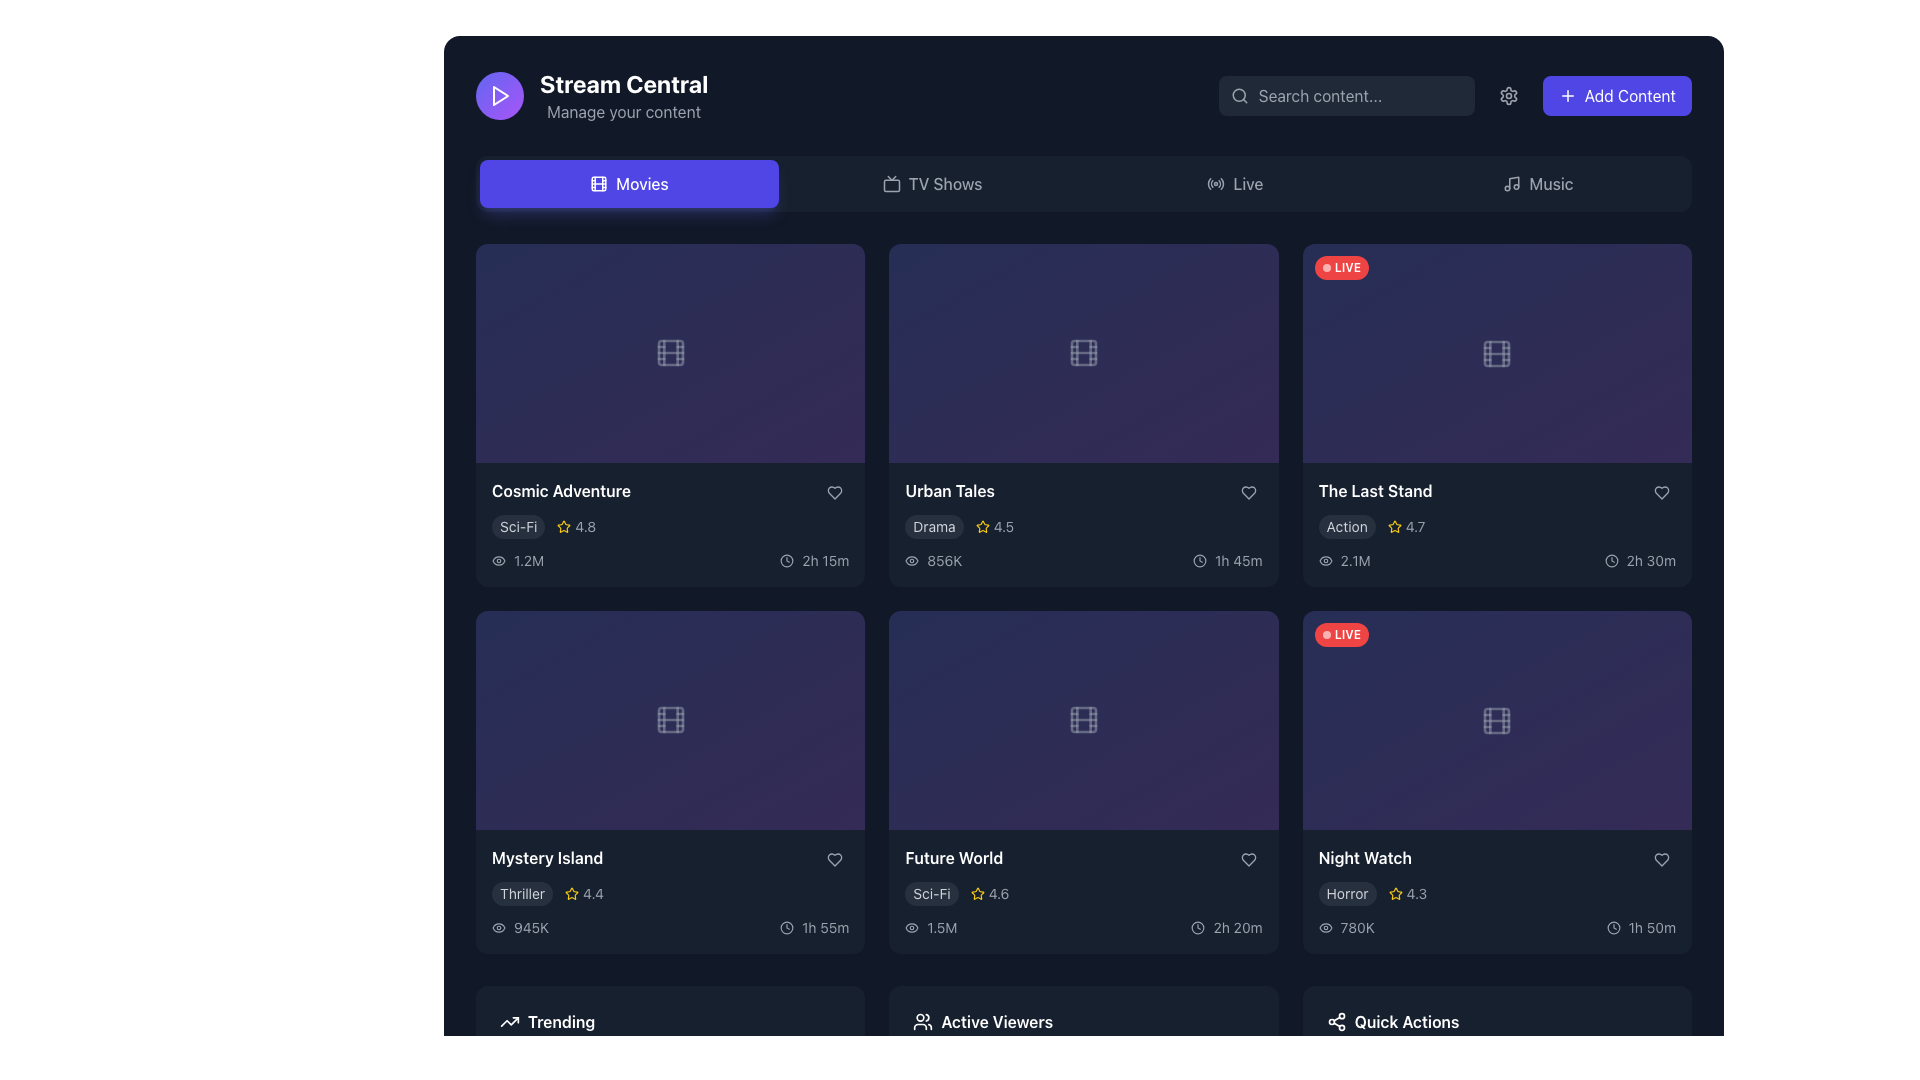 This screenshot has width=1920, height=1080. Describe the element at coordinates (825, 927) in the screenshot. I see `the displayed runtime duration of the movie or show in the text label located at the bottom right corner of the 'Mystery Island' content card, adjacent to the clock icon` at that location.